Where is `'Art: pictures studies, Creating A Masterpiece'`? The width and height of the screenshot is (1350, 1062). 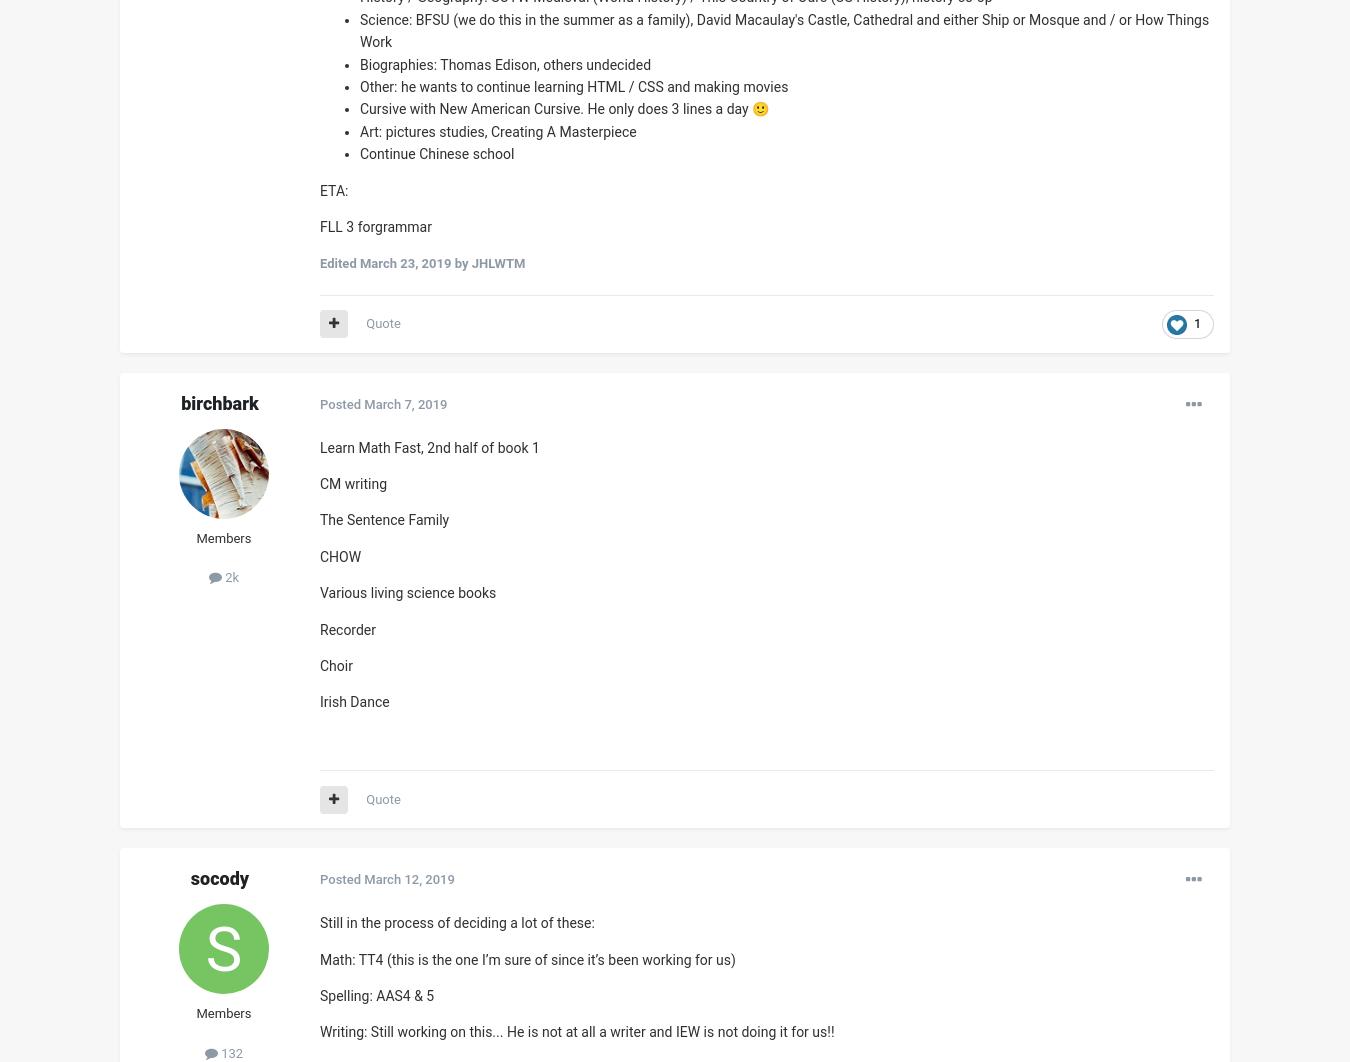
'Art: pictures studies, Creating A Masterpiece' is located at coordinates (360, 131).